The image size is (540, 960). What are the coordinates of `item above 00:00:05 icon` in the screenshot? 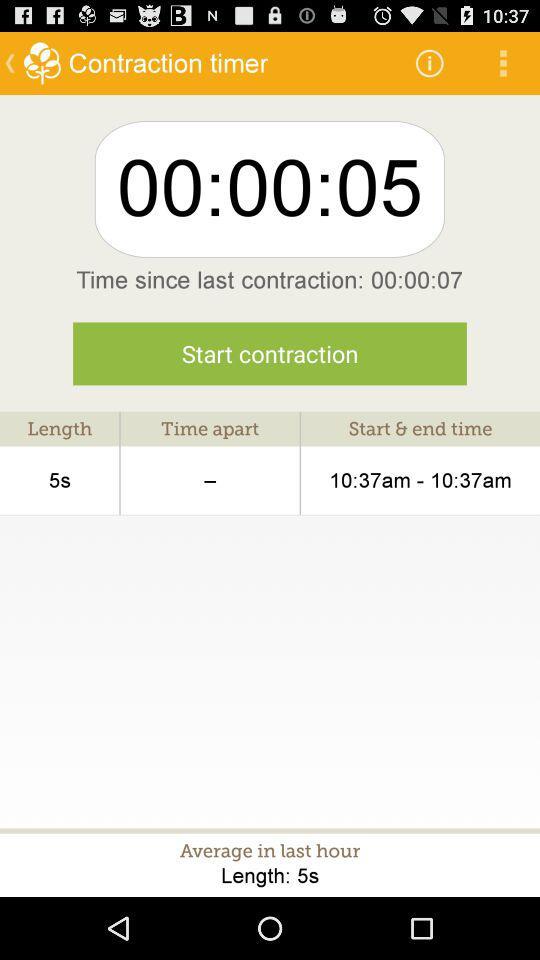 It's located at (428, 62).